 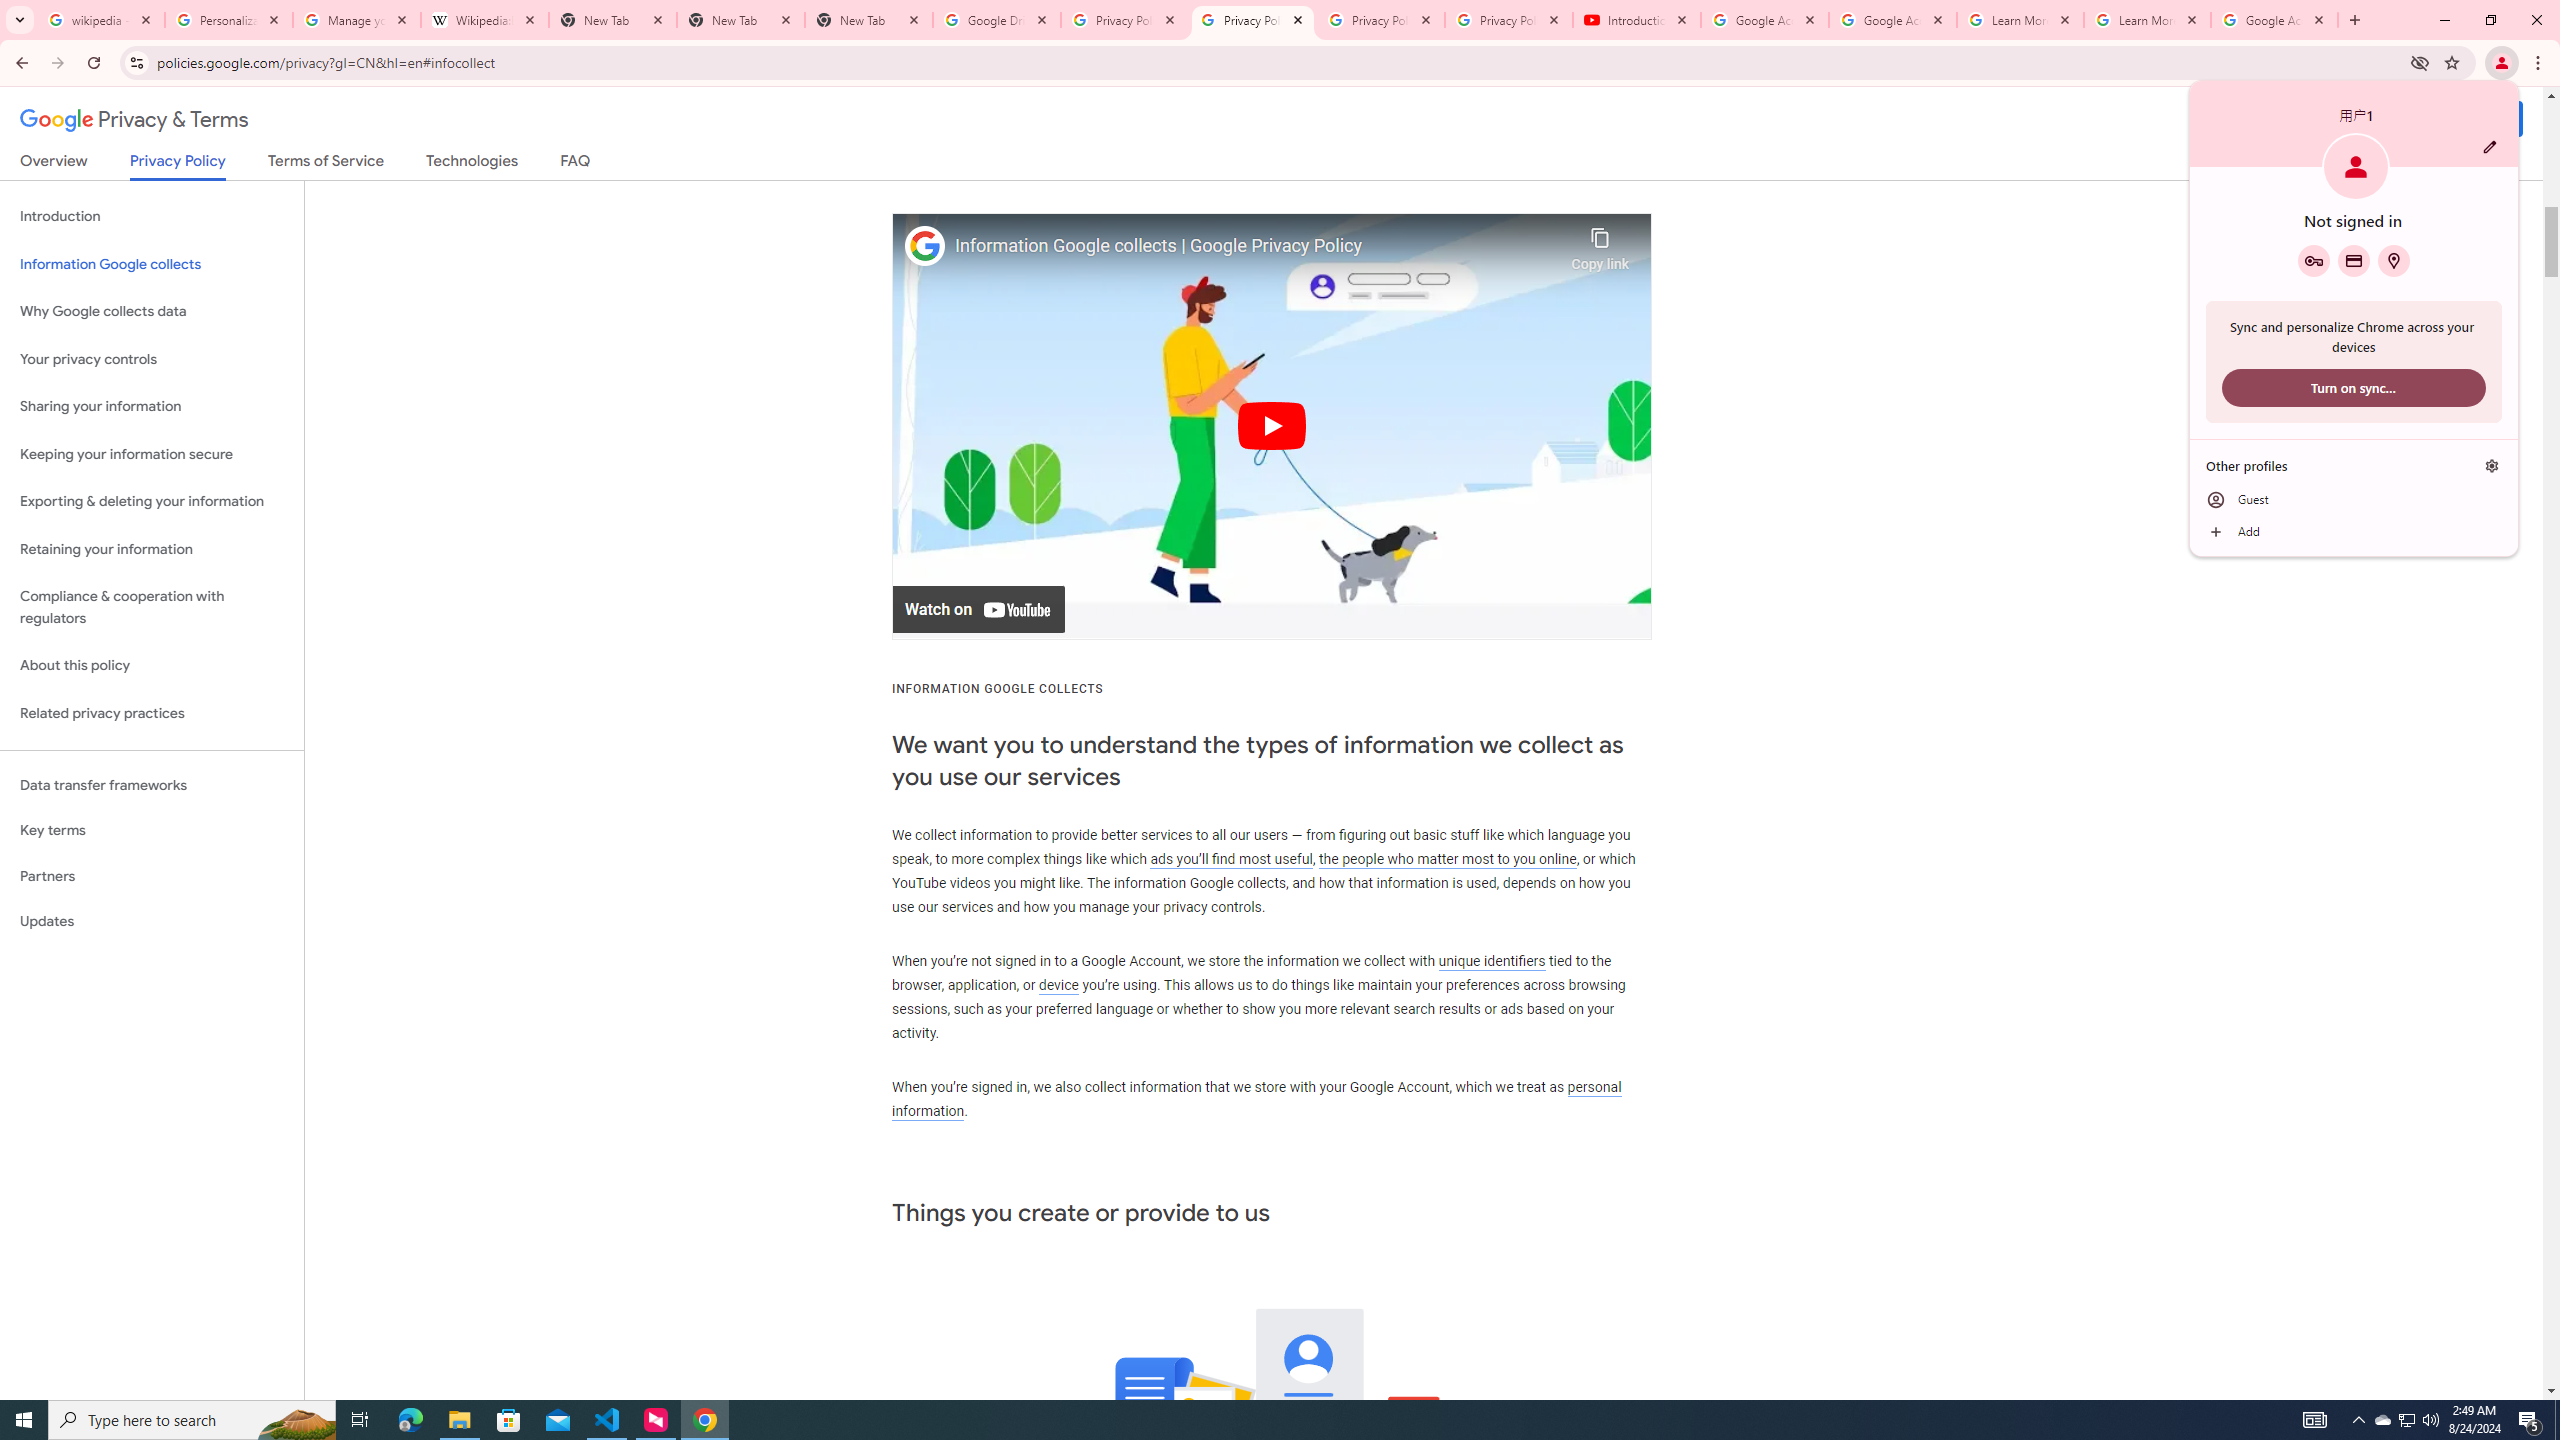 What do you see at coordinates (151, 549) in the screenshot?
I see `'Retaining your information'` at bounding box center [151, 549].